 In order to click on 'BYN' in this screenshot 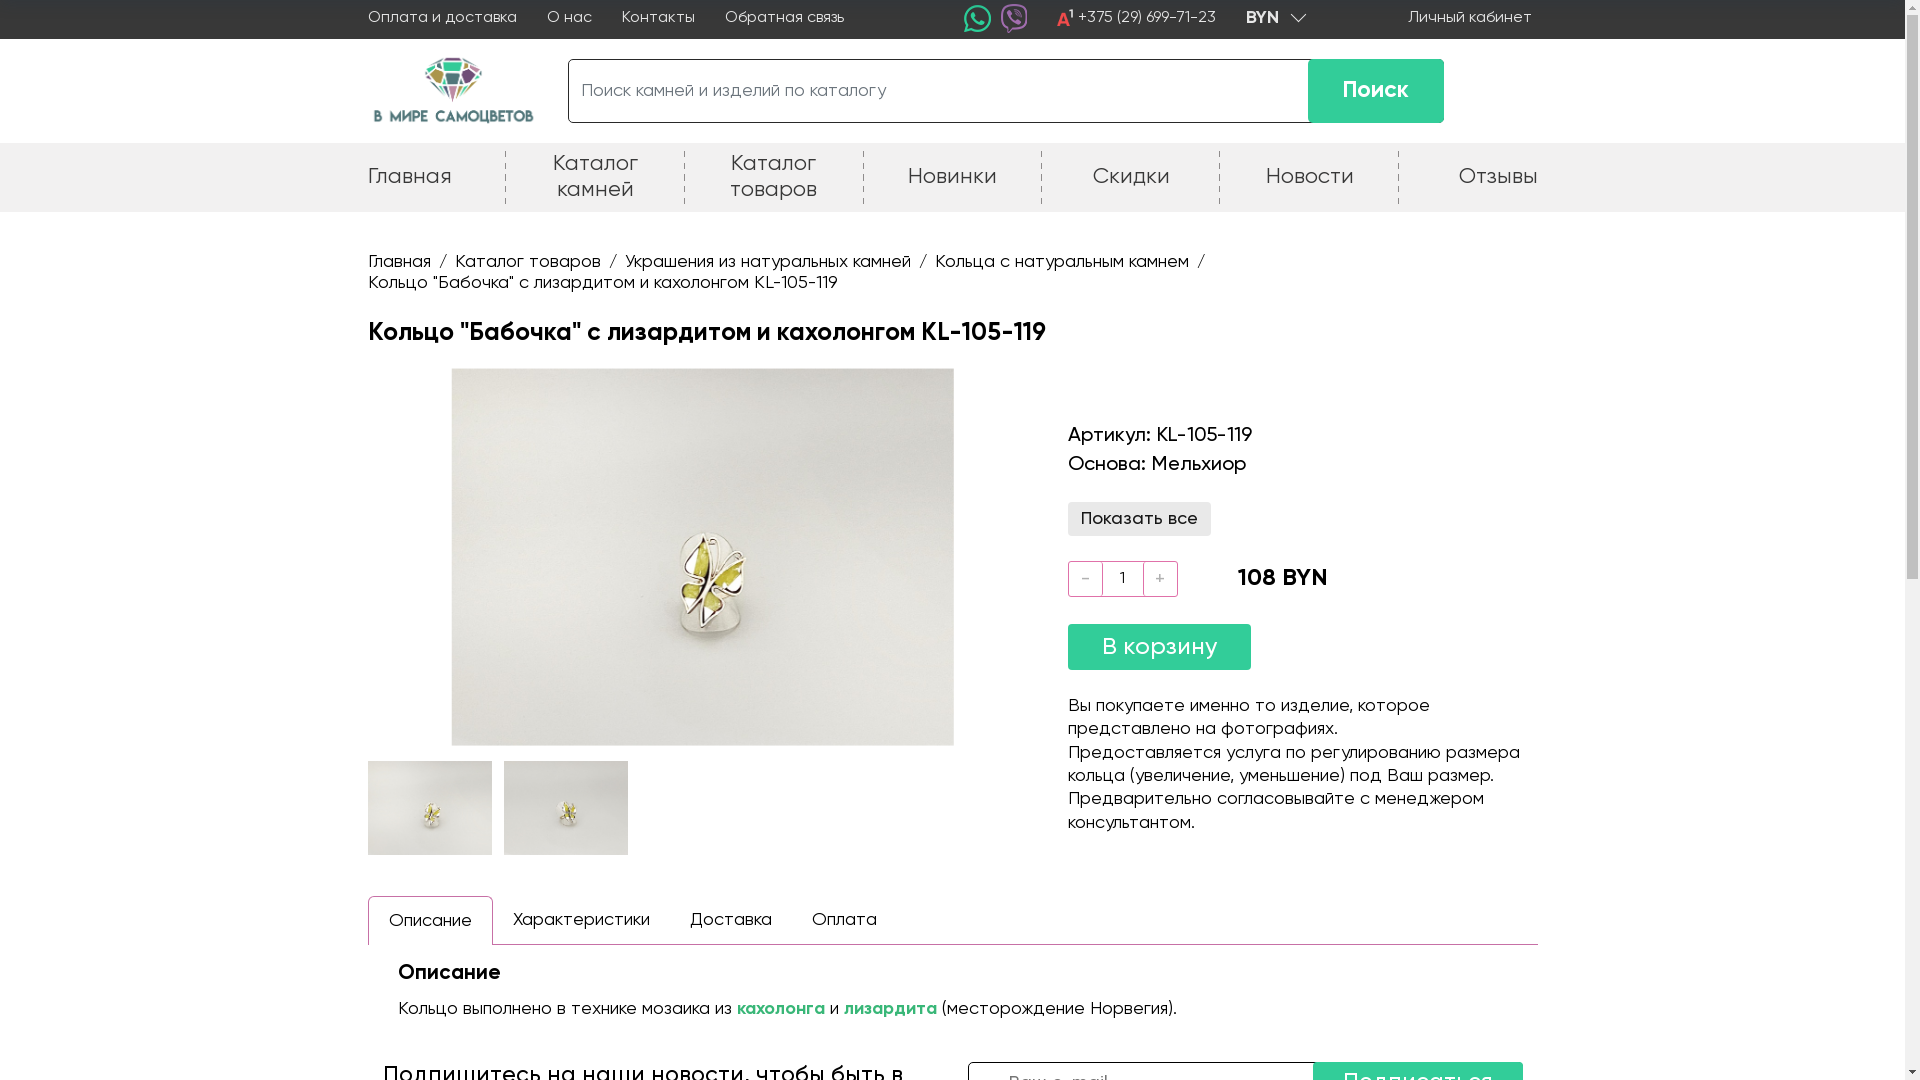, I will do `click(1274, 19)`.